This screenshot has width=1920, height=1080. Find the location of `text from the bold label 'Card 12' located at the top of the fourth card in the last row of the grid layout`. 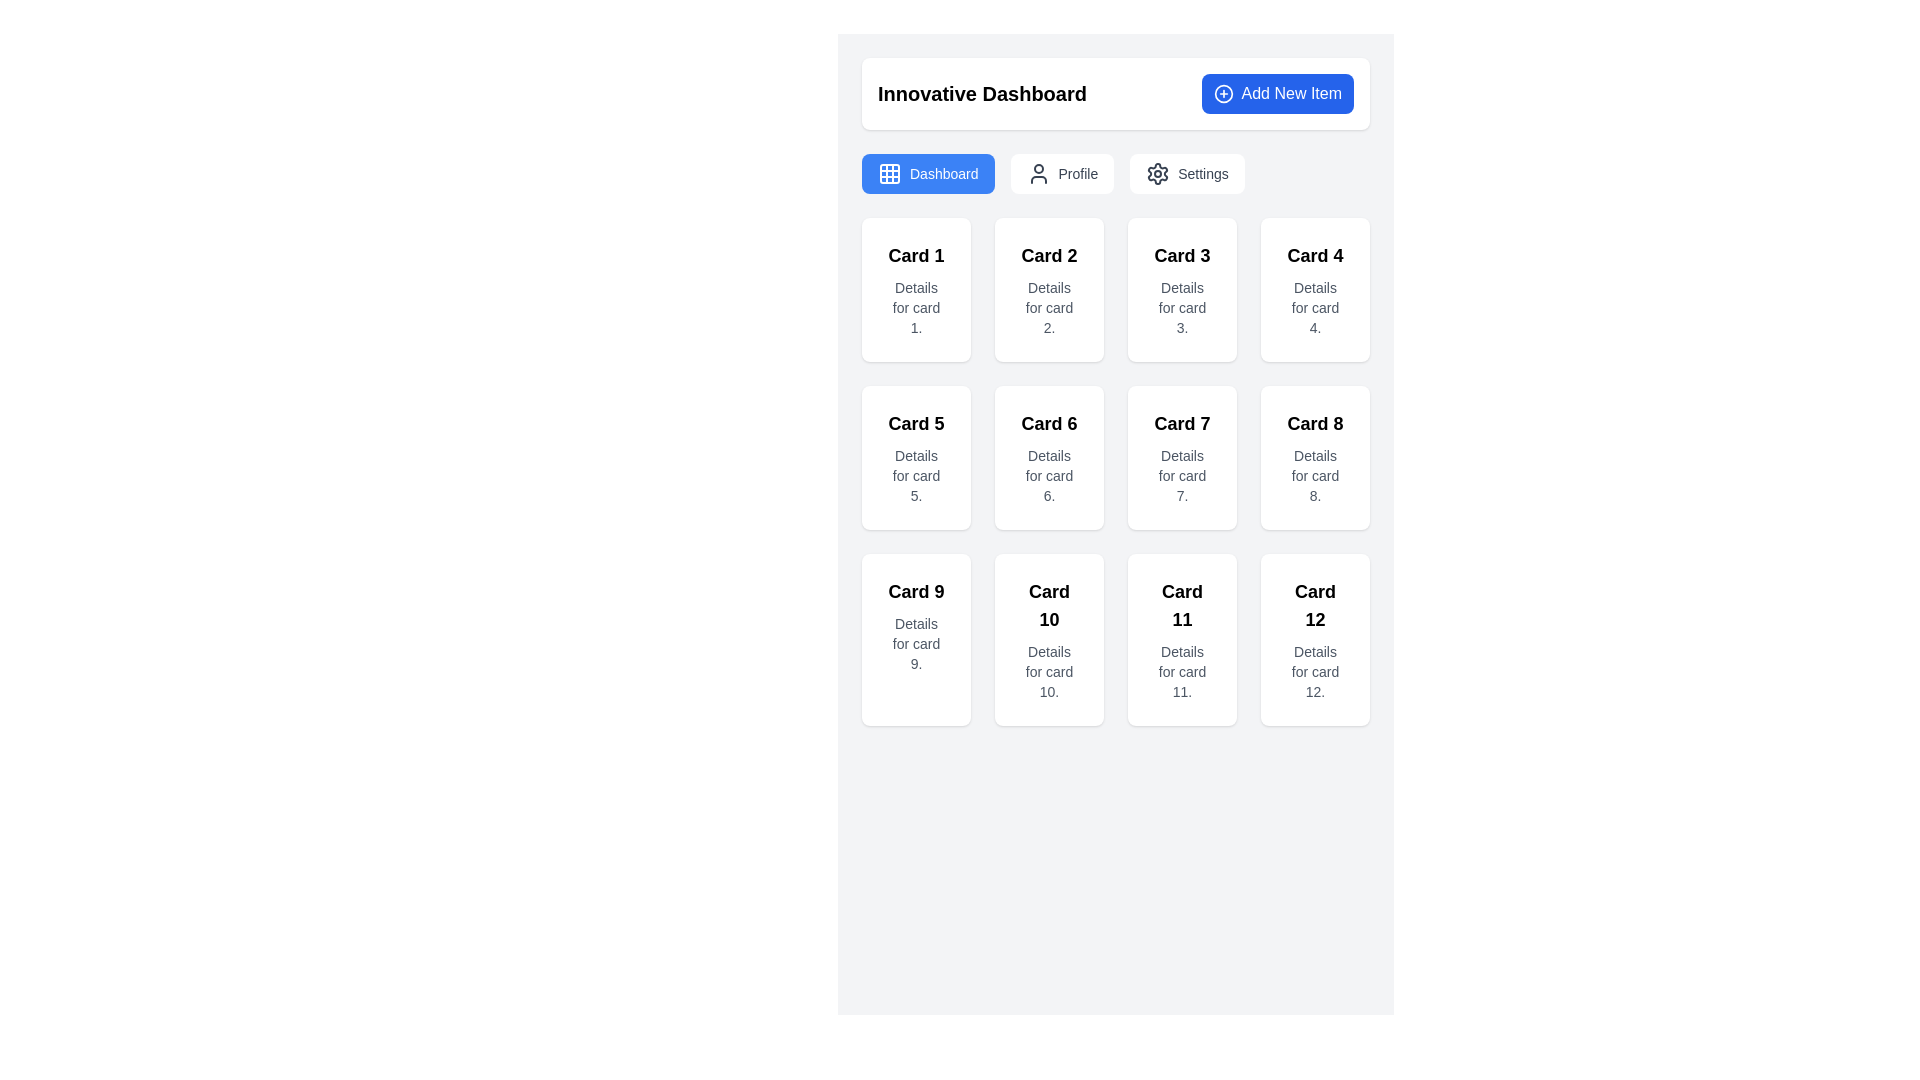

text from the bold label 'Card 12' located at the top of the fourth card in the last row of the grid layout is located at coordinates (1315, 604).